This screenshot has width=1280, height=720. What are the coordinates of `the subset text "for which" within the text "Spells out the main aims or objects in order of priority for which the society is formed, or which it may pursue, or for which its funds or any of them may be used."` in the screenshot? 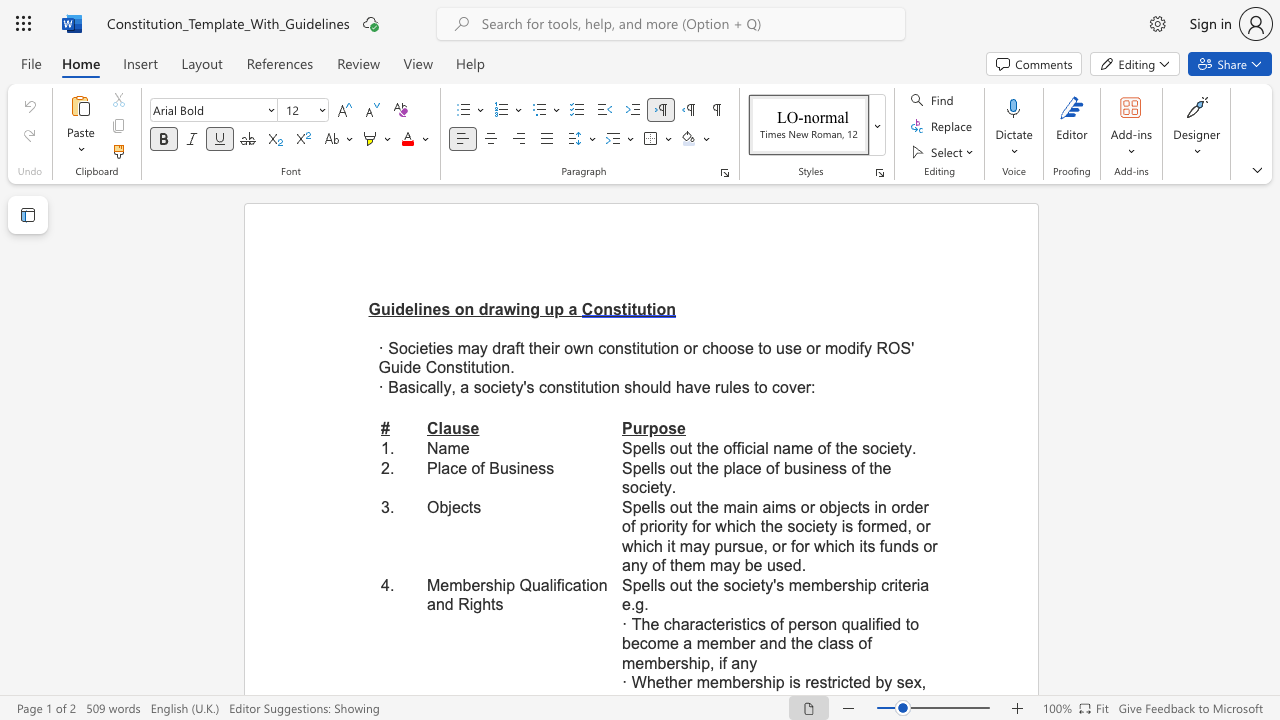 It's located at (789, 546).